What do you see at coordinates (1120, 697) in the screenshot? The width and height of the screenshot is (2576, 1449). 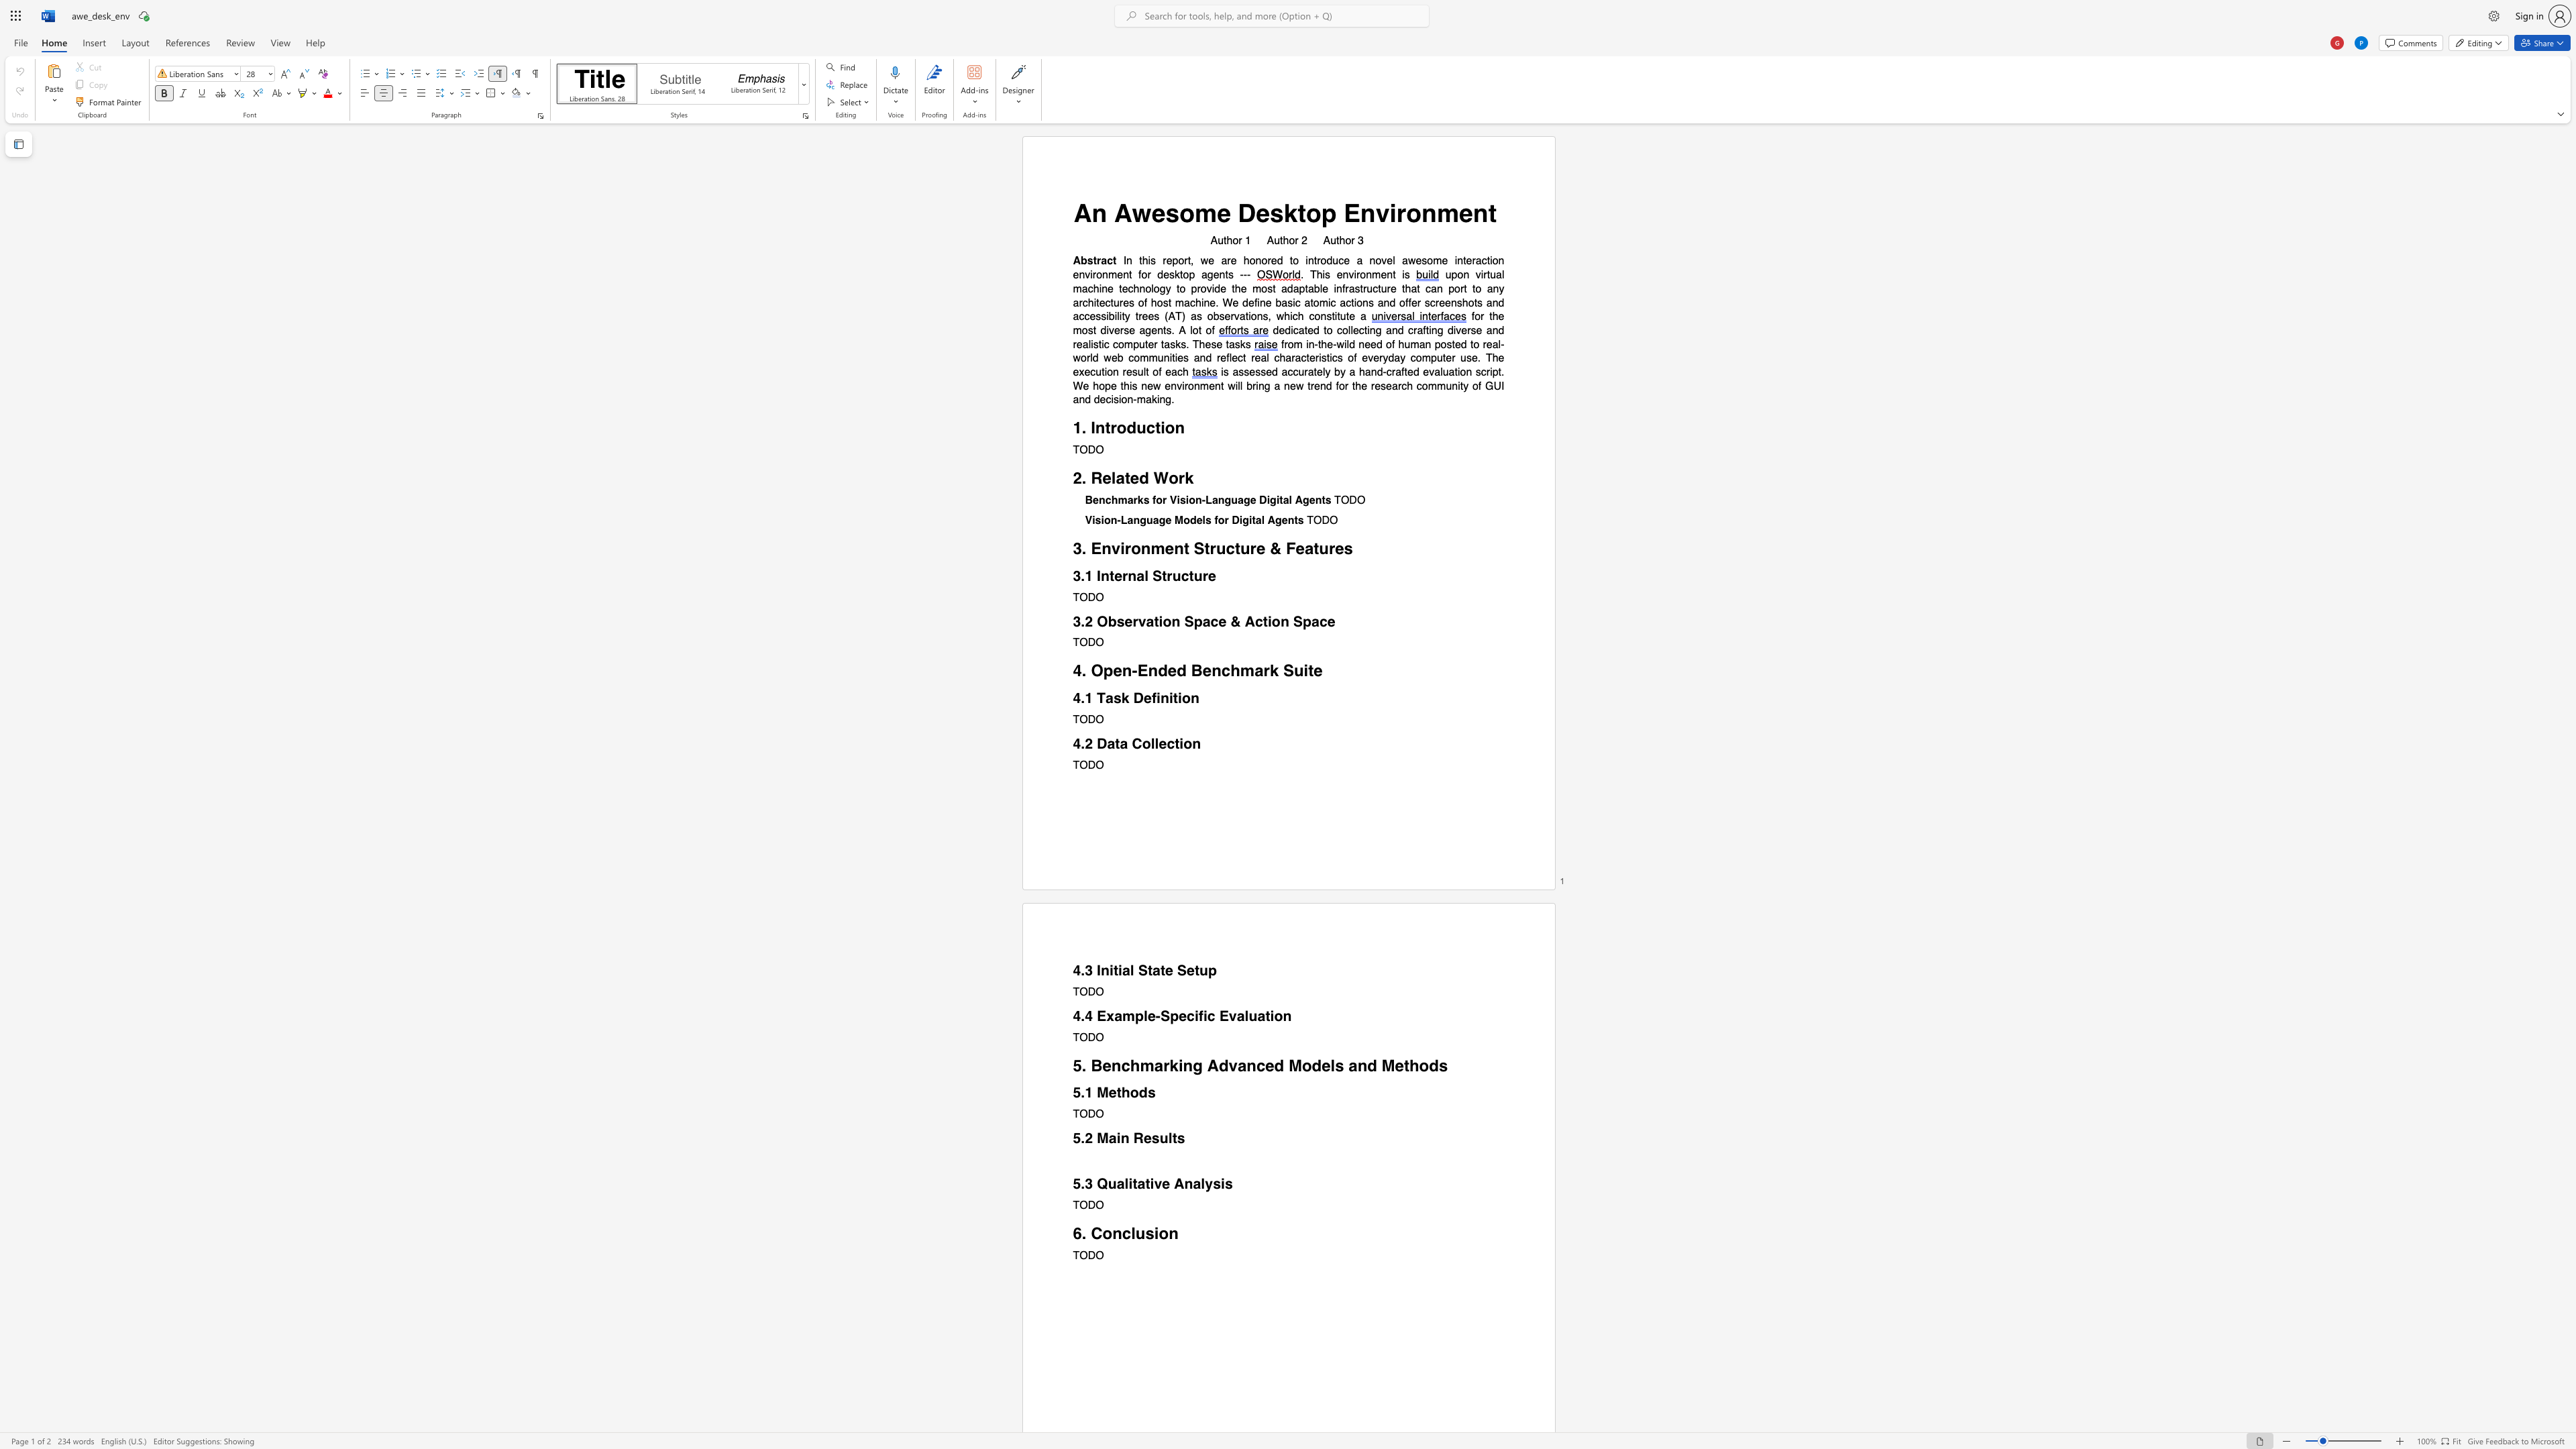 I see `the subset text "k Definition" within the text "4.1 Task Definition"` at bounding box center [1120, 697].